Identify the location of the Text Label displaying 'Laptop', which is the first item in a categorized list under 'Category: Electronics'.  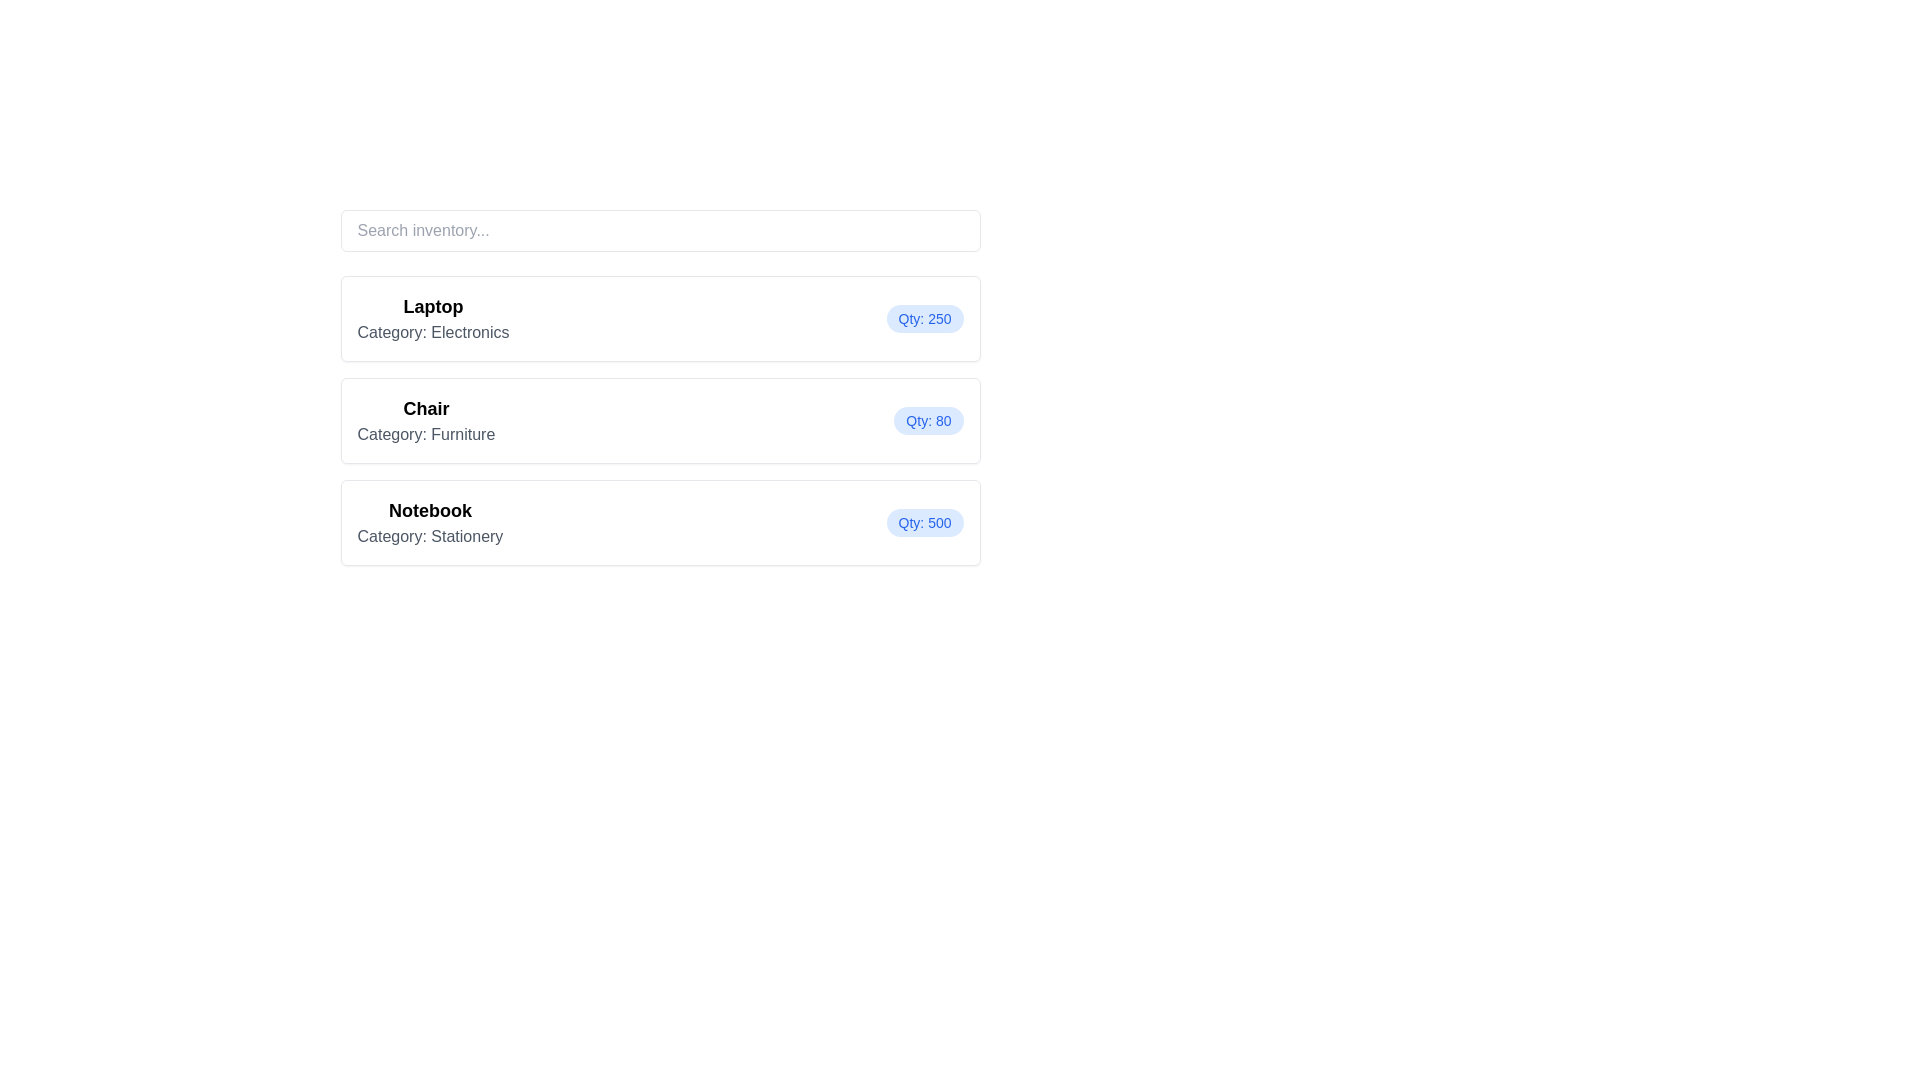
(432, 307).